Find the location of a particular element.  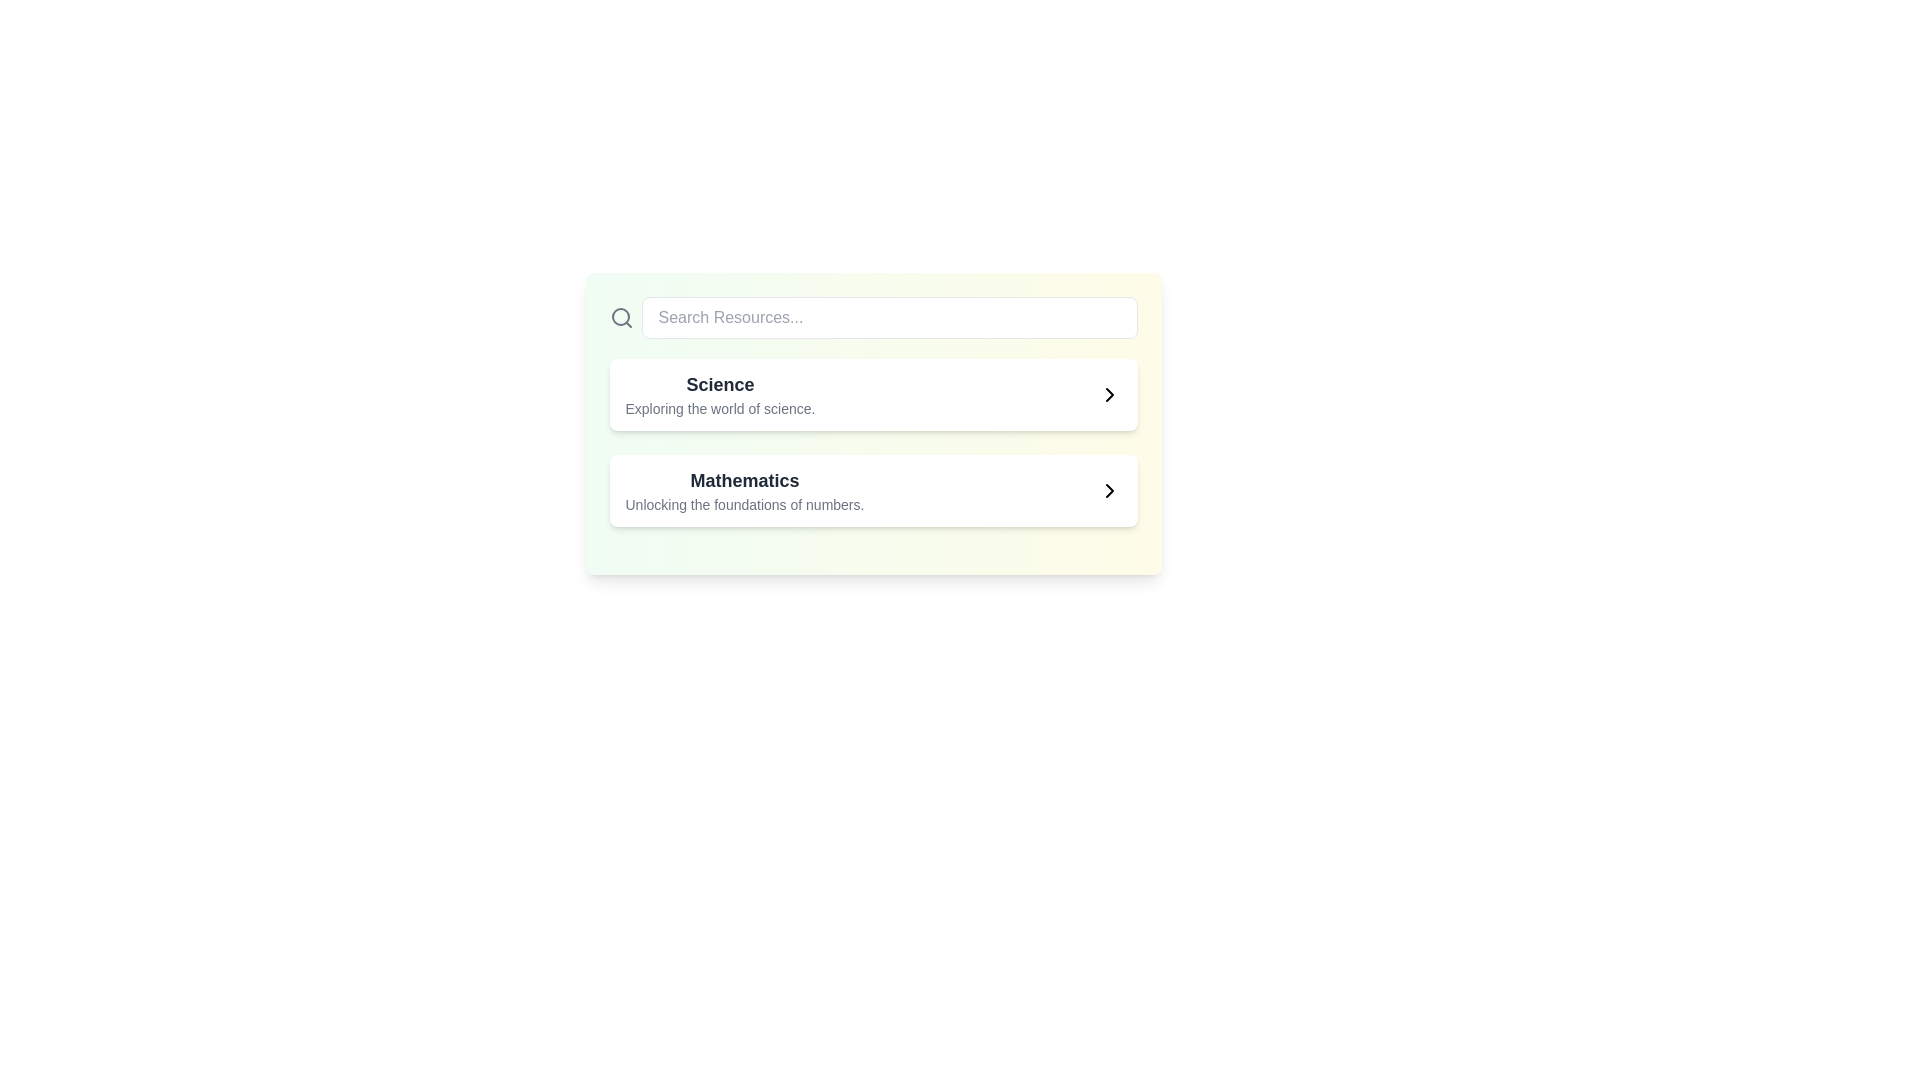

the search icon located at the leftmost side of the row layout above the main content area is located at coordinates (620, 316).